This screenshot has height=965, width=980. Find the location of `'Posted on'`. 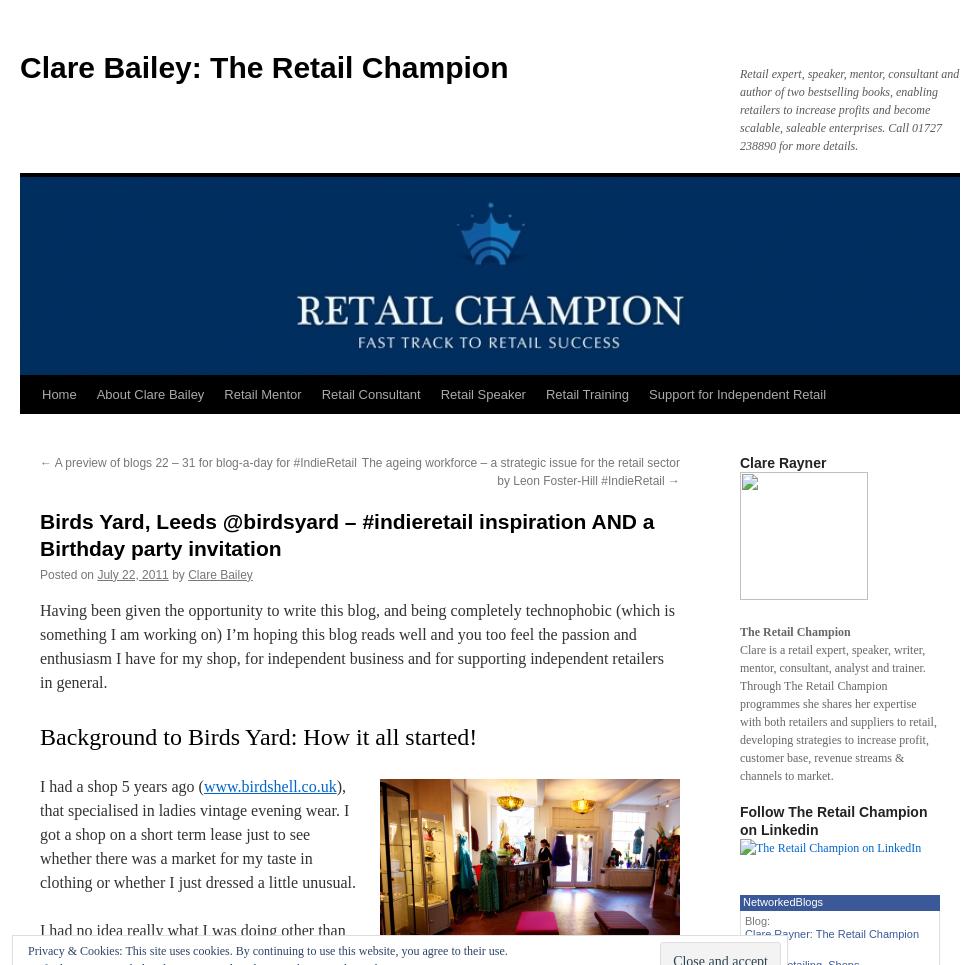

'Posted on' is located at coordinates (67, 573).